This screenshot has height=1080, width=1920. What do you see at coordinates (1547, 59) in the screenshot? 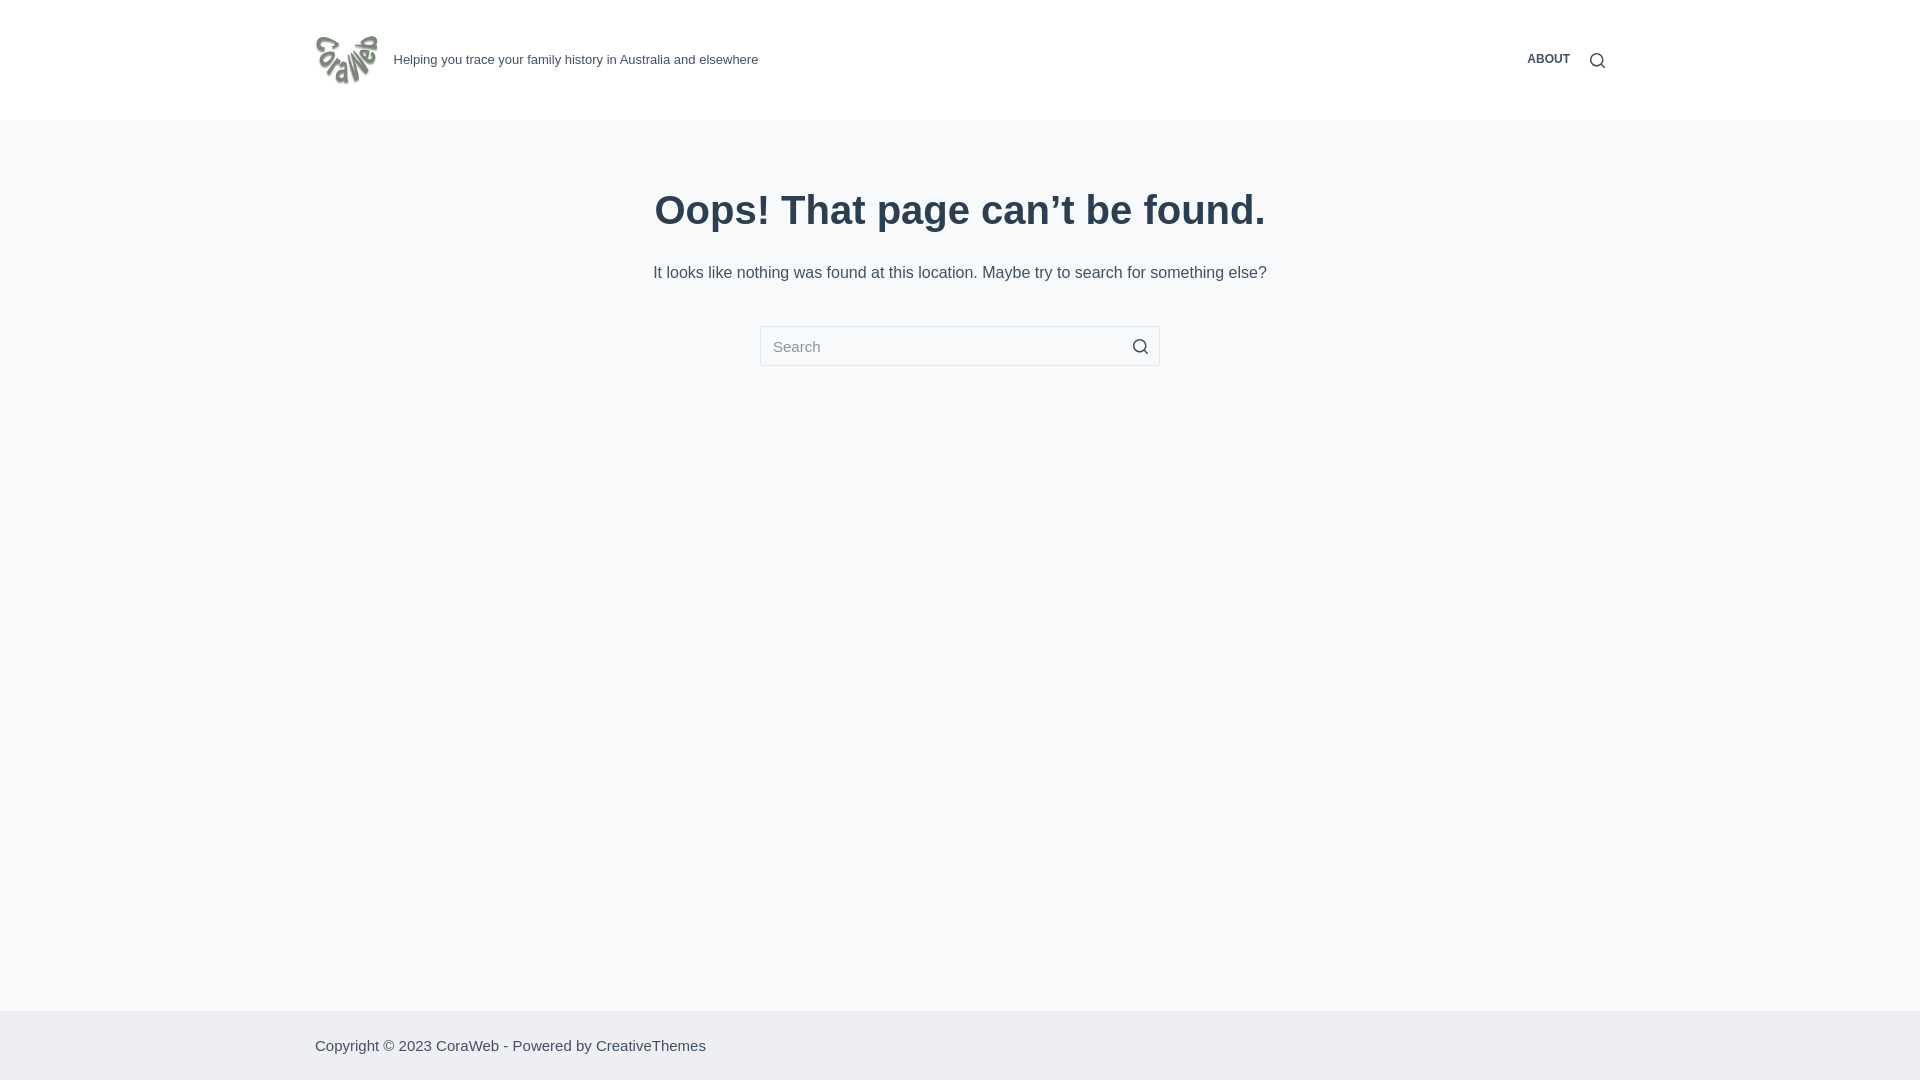
I see `'ABOUT'` at bounding box center [1547, 59].